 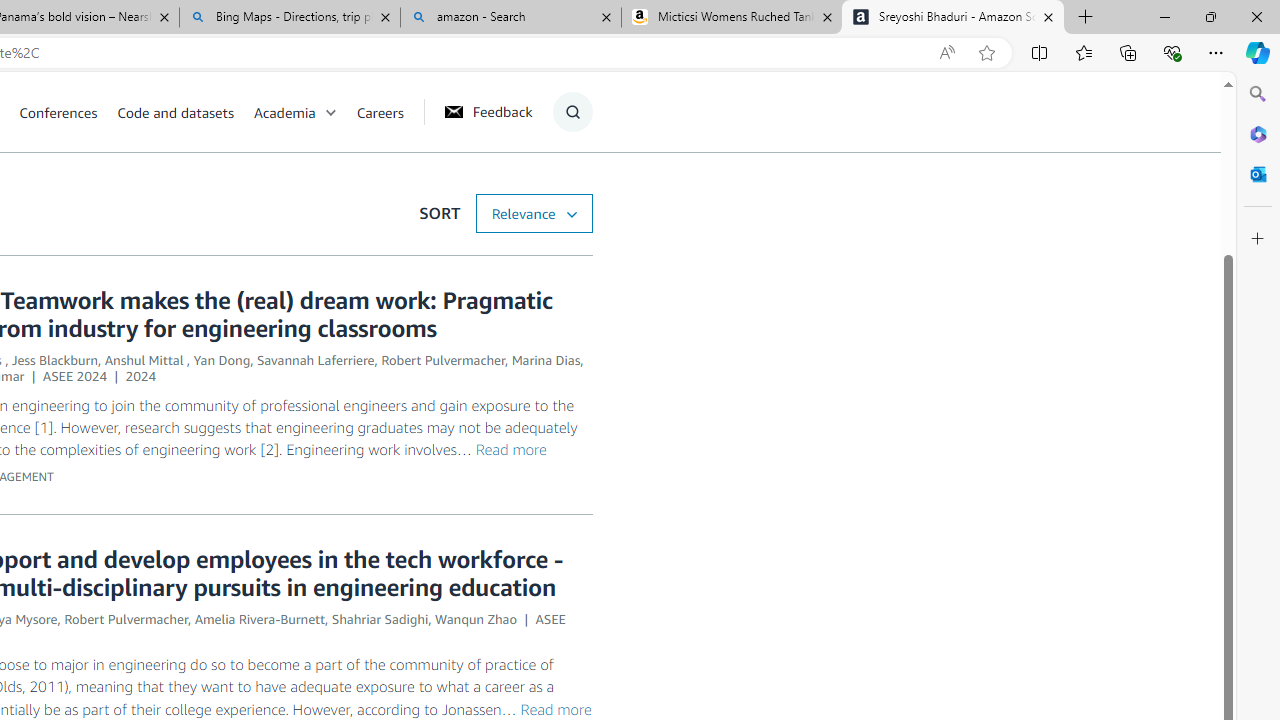 What do you see at coordinates (68, 111) in the screenshot?
I see `'Conferences'` at bounding box center [68, 111].